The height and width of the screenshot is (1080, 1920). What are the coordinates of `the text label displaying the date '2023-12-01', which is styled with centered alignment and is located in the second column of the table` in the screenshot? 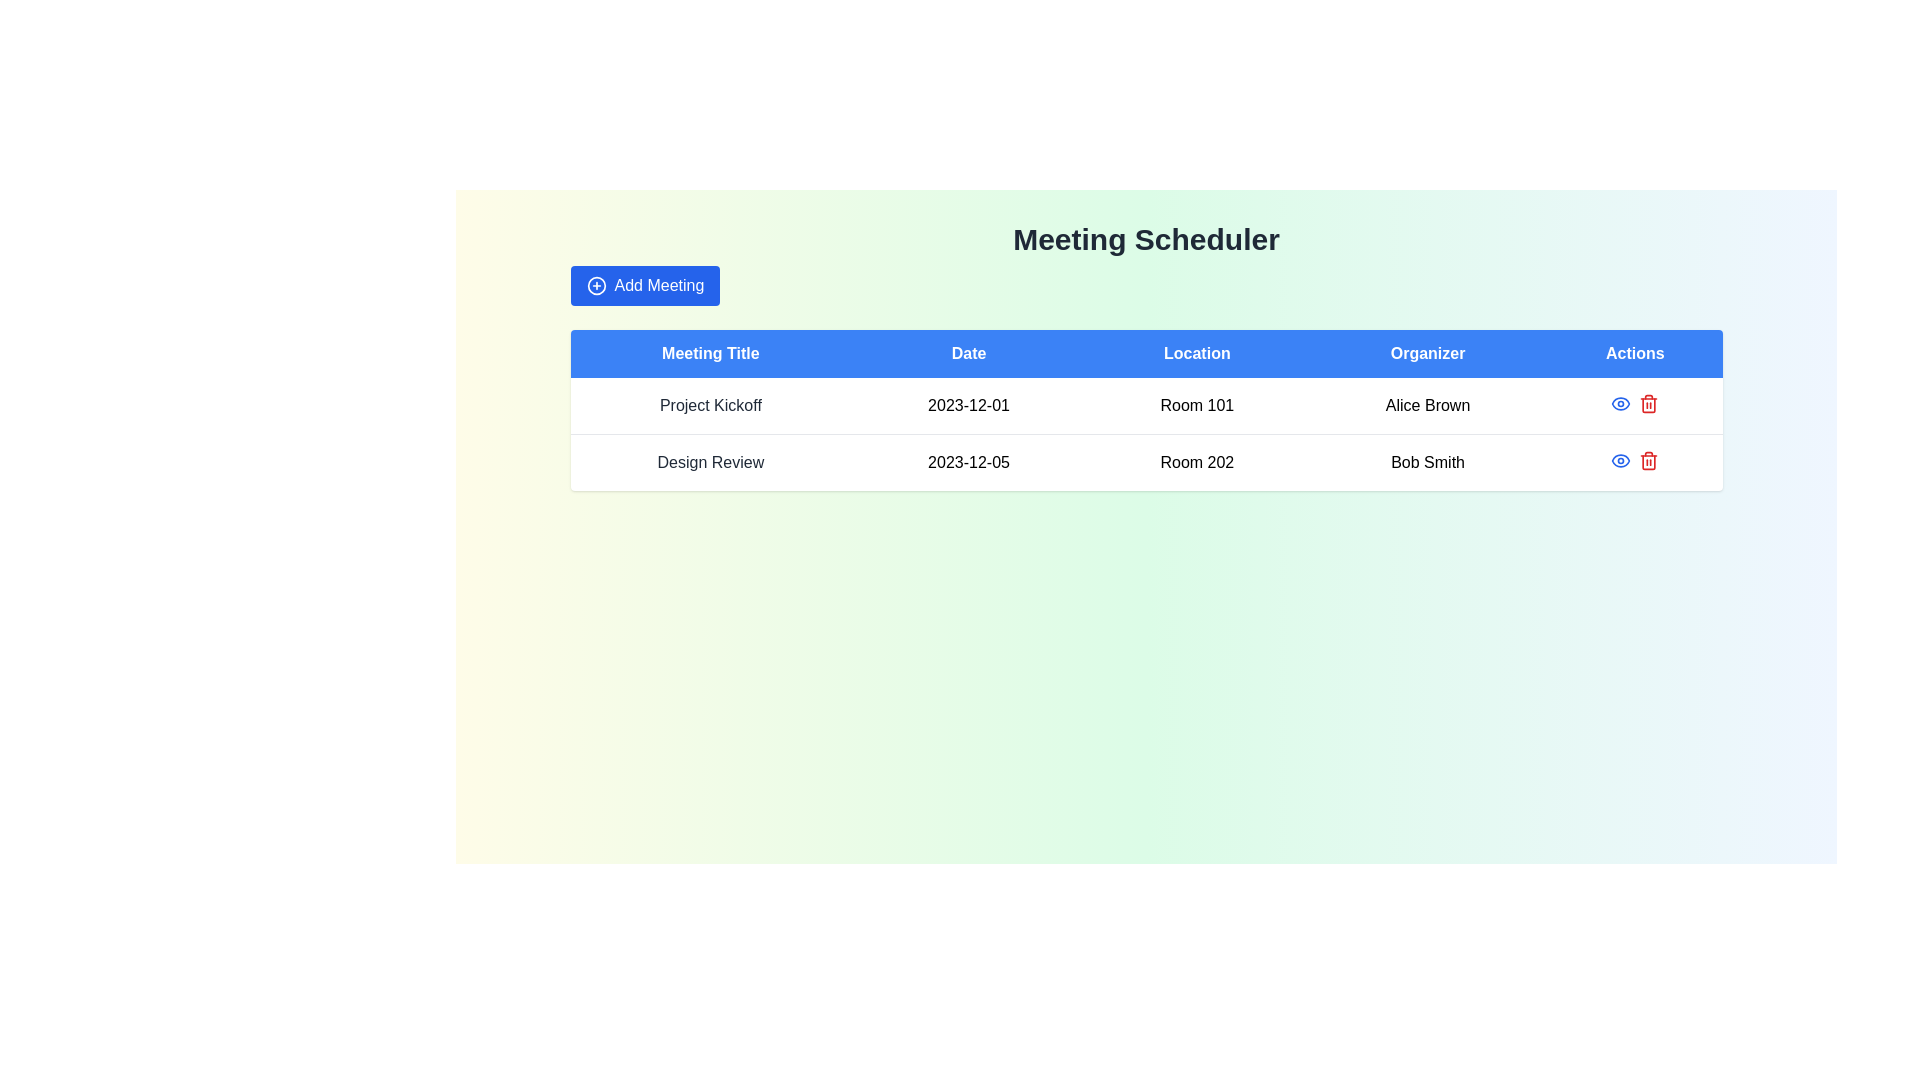 It's located at (969, 405).